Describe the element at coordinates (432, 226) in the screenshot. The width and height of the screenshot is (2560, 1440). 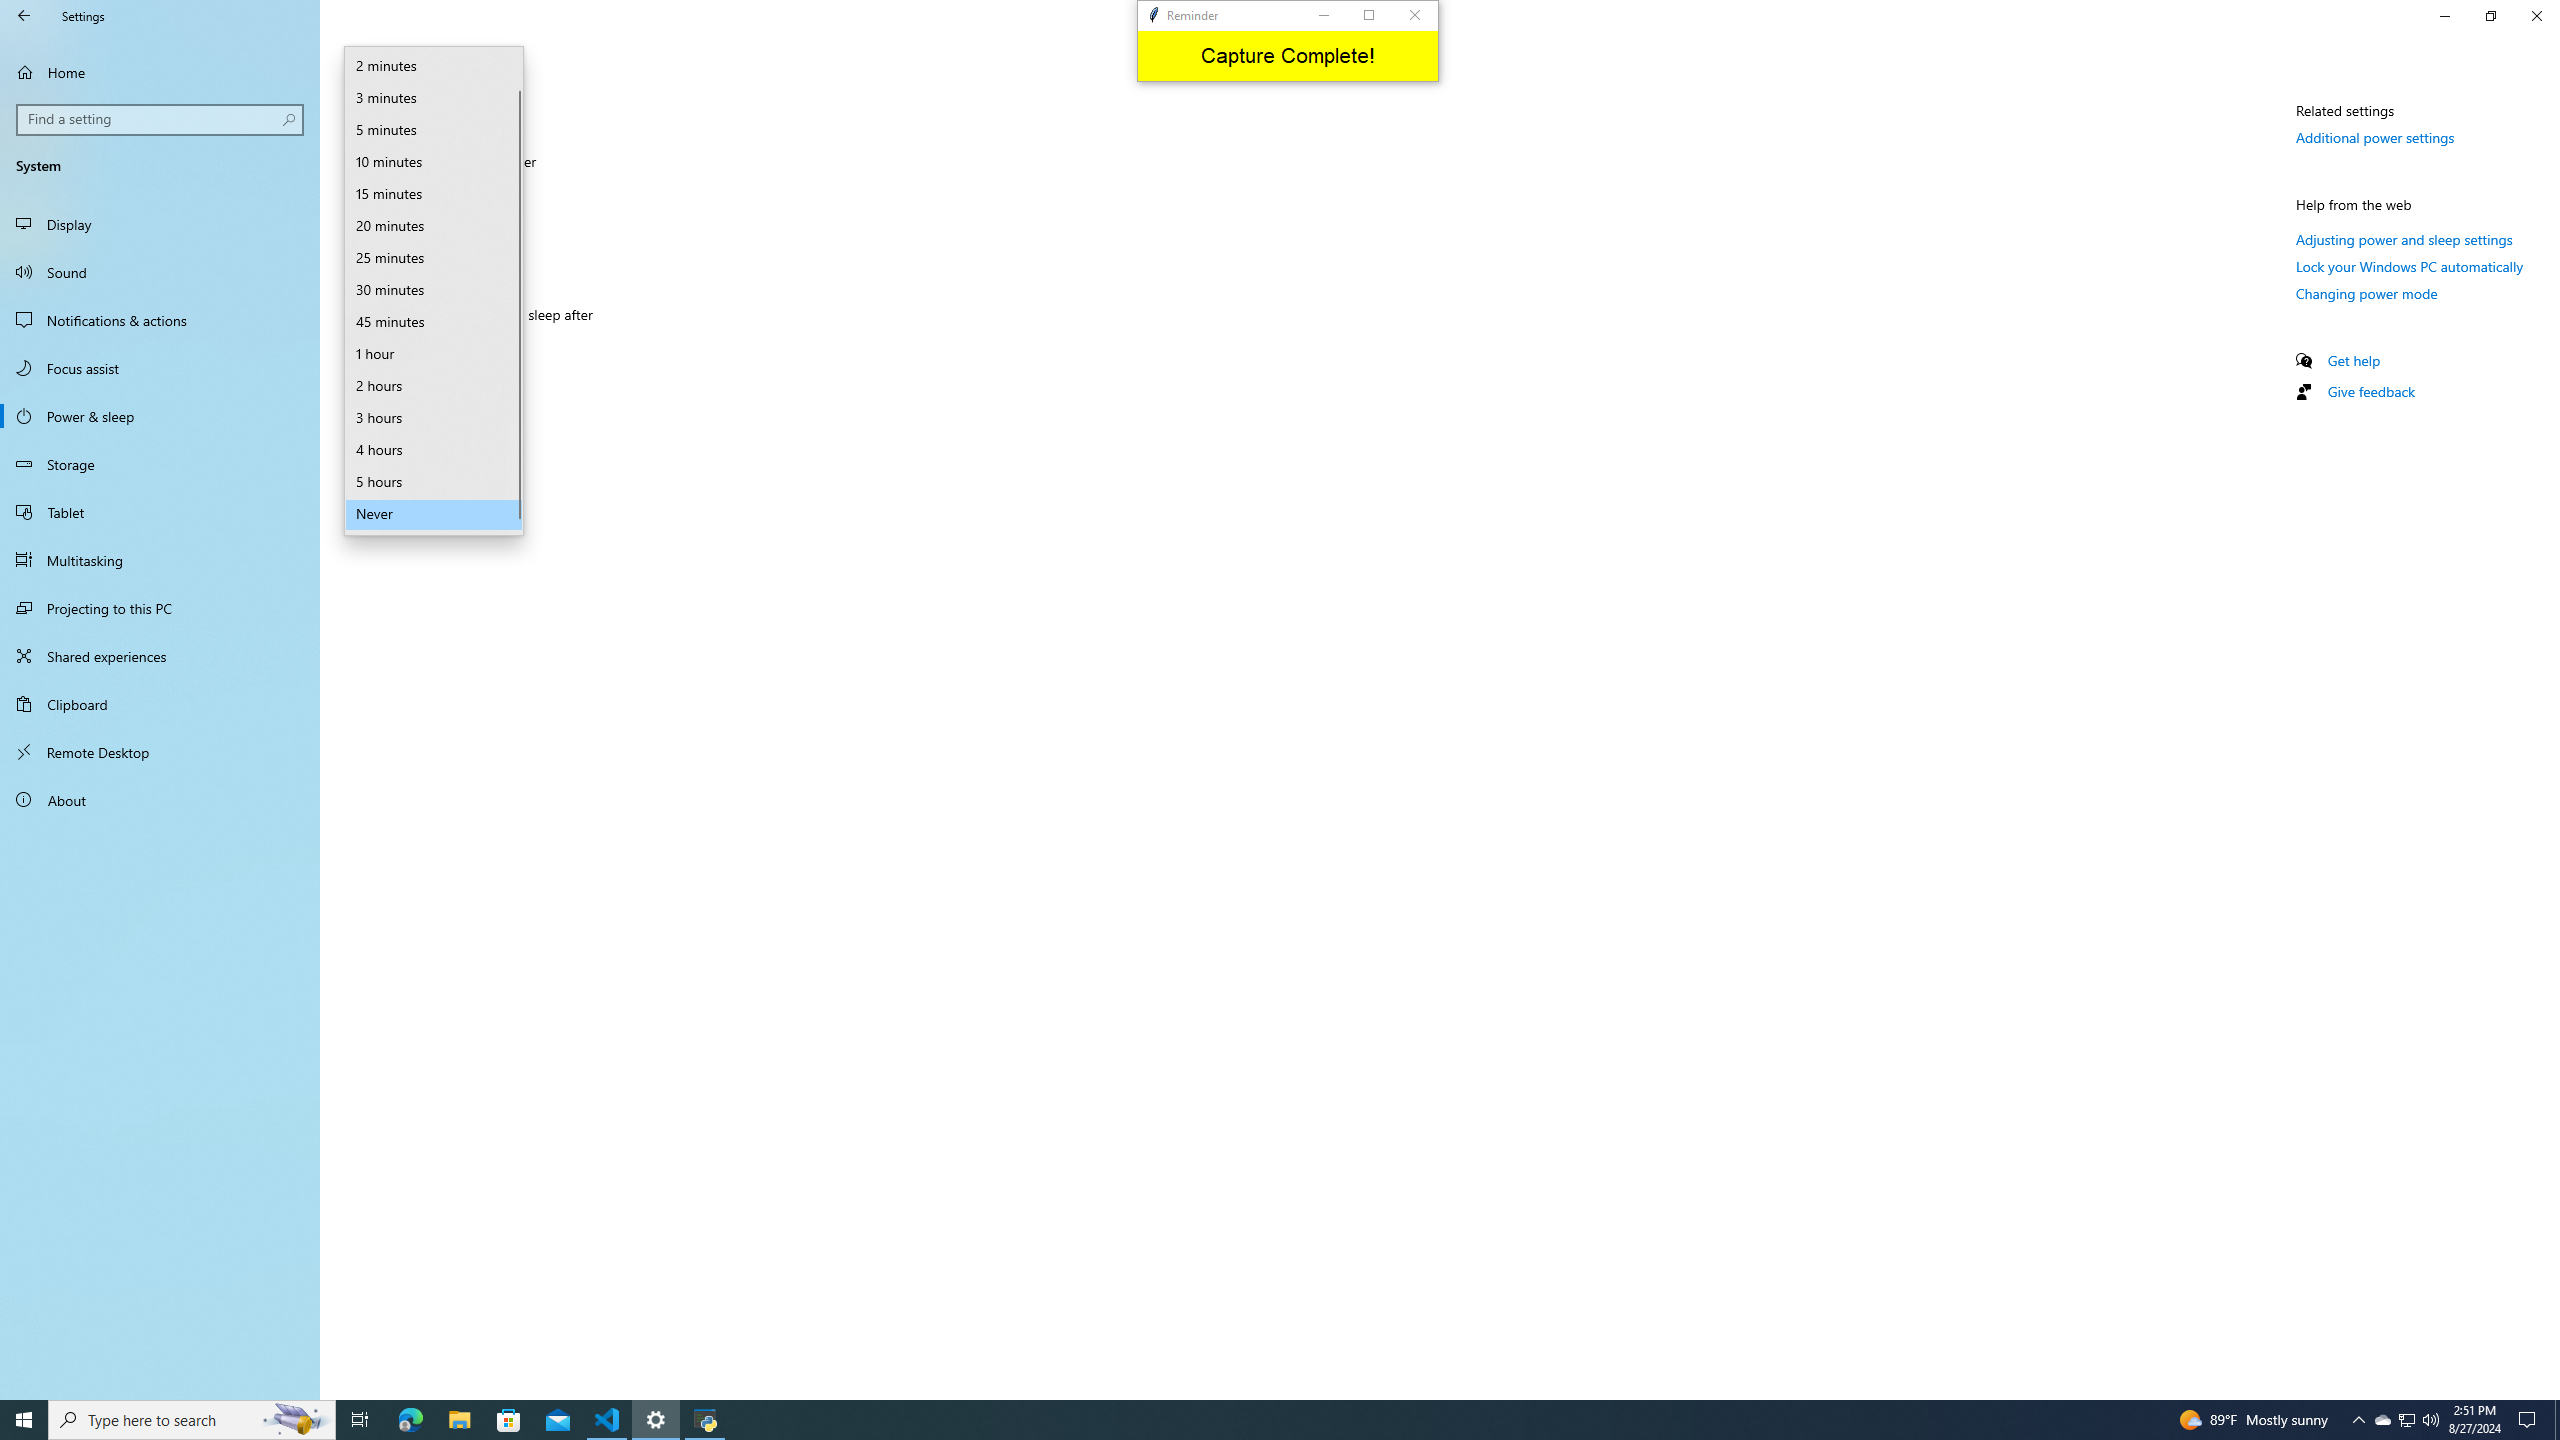
I see `'20 minutes'` at that location.